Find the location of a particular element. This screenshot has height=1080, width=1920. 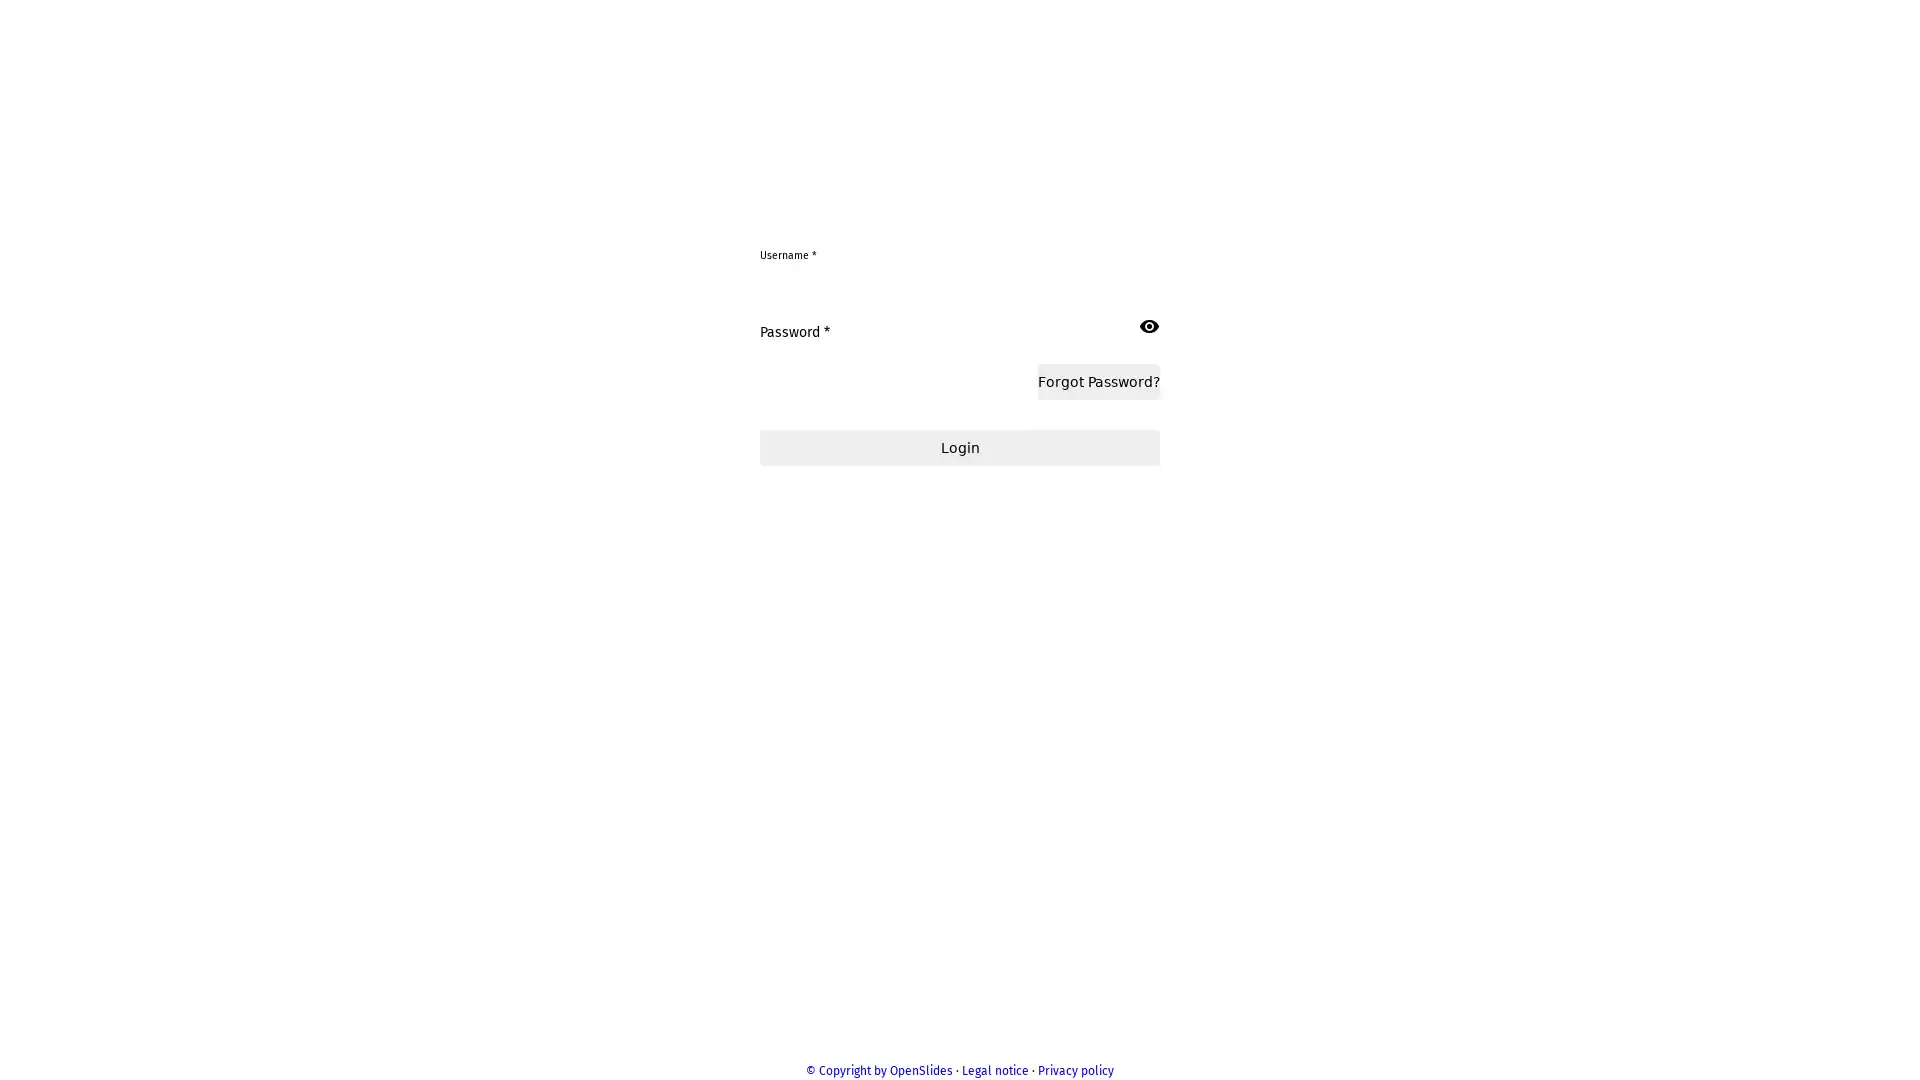

Login is located at coordinates (960, 628).